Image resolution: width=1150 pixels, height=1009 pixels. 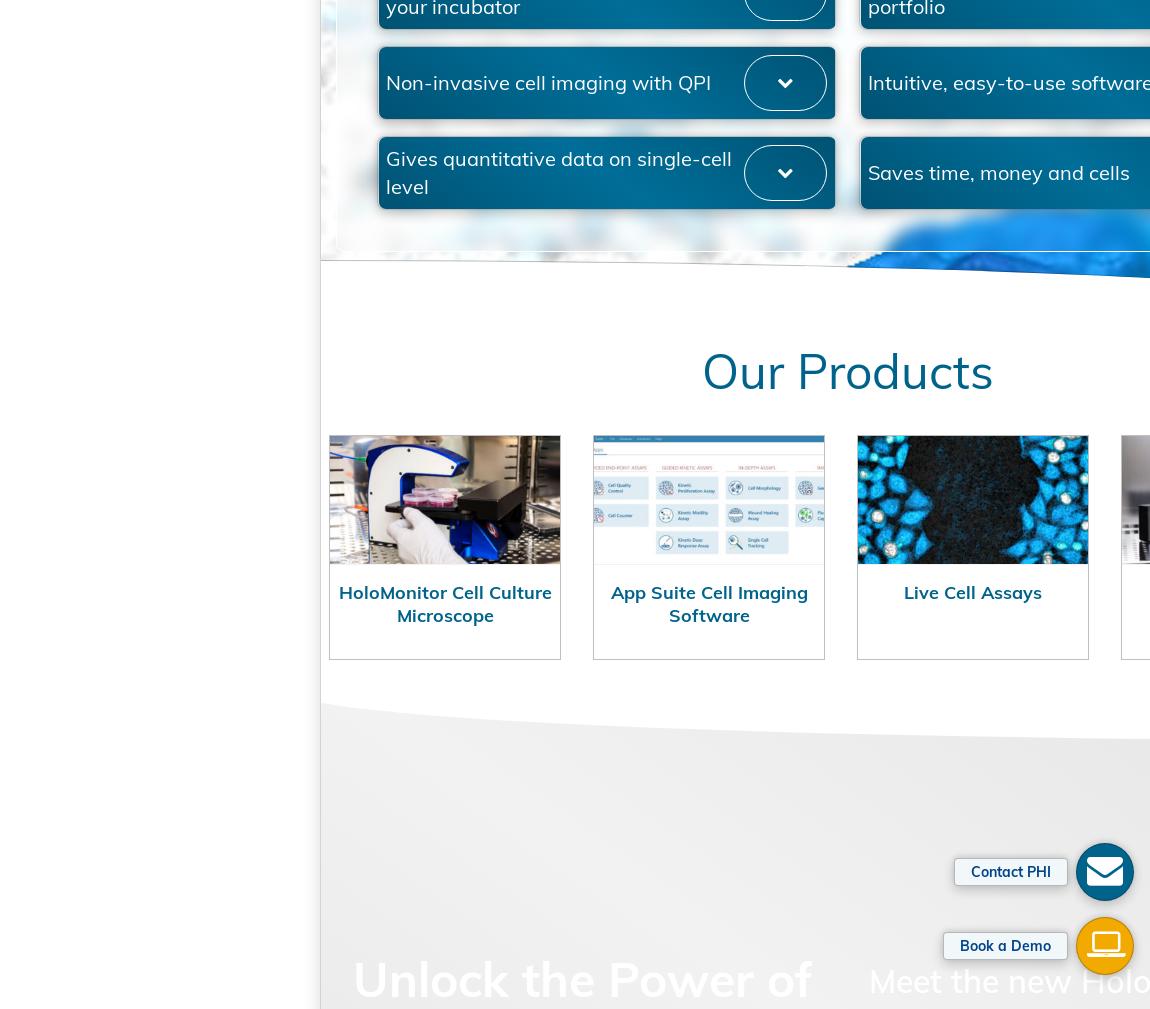 I want to click on 'Gives quantitative data on single-cell level', so click(x=494, y=282).